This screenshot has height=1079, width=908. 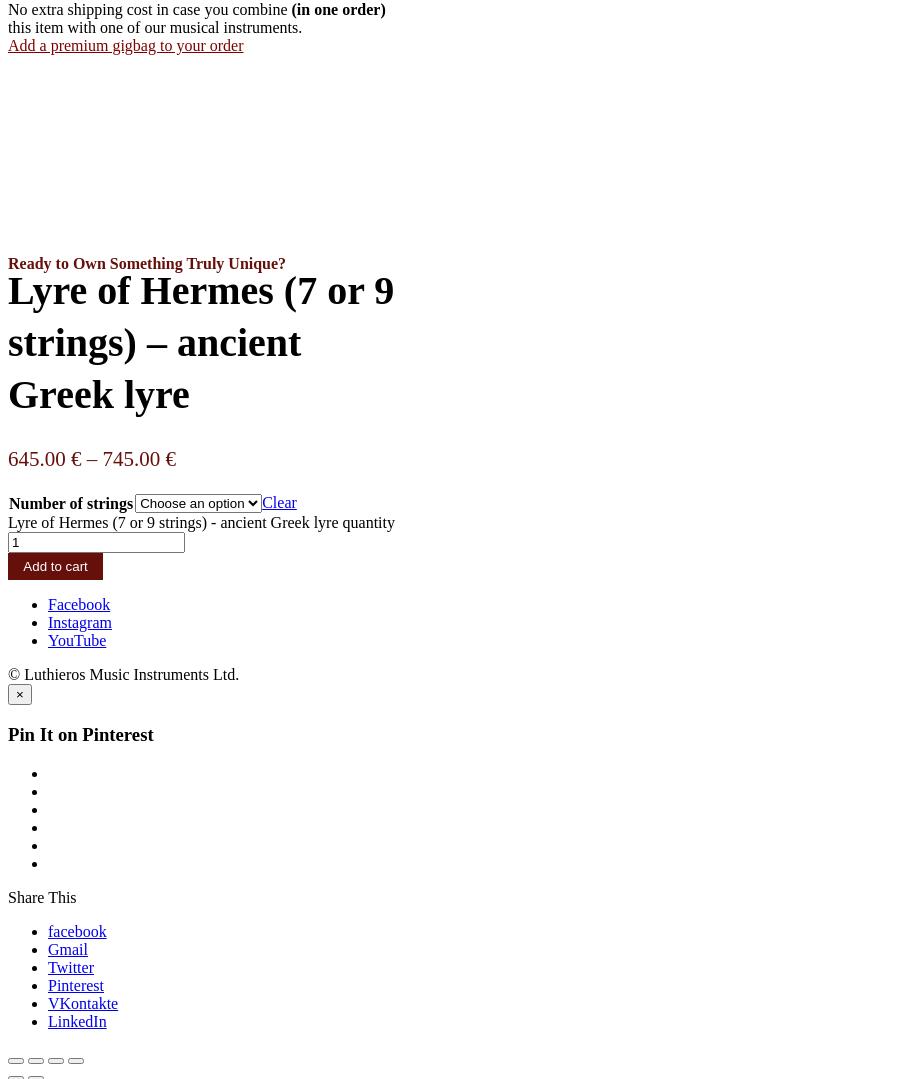 What do you see at coordinates (149, 8) in the screenshot?
I see `'No extra shipping cost in case you combine'` at bounding box center [149, 8].